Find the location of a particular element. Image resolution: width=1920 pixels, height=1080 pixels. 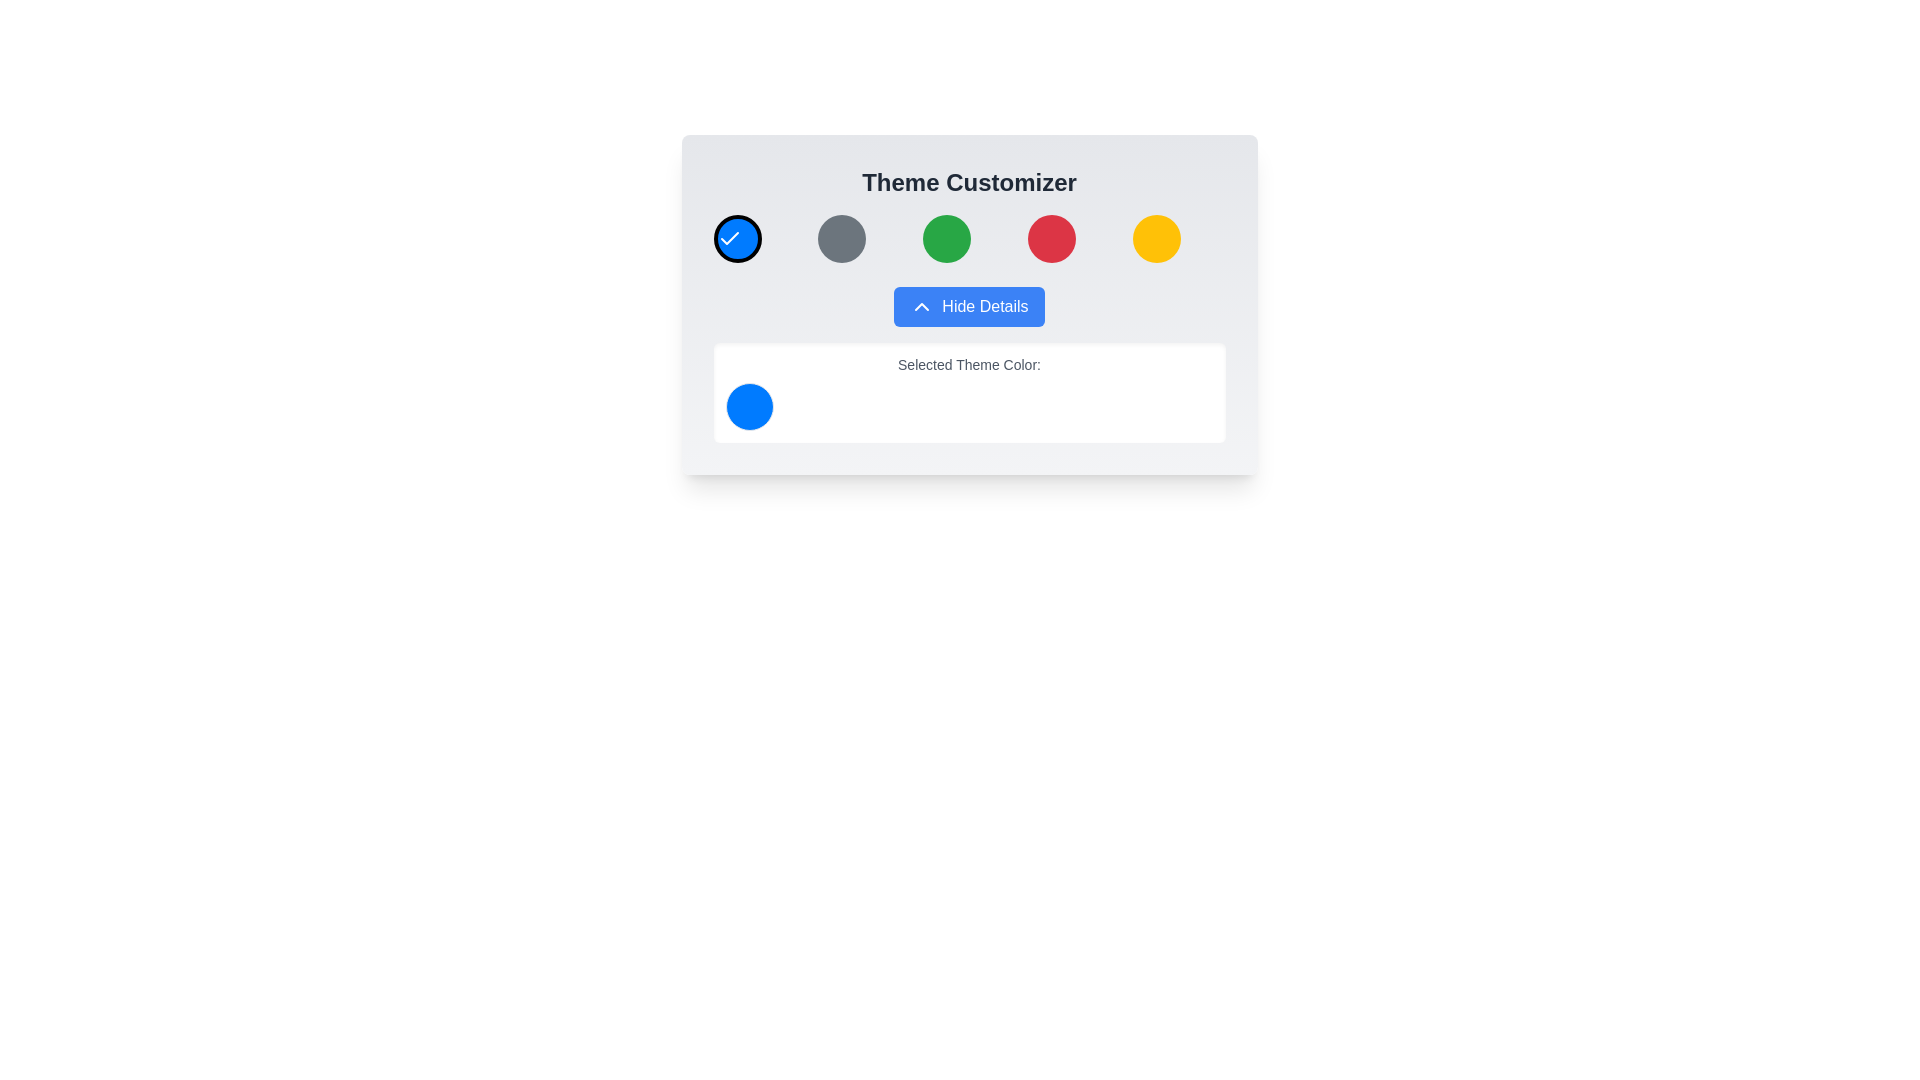

the second circular button in the 'Theme Customizer' section is located at coordinates (842, 238).